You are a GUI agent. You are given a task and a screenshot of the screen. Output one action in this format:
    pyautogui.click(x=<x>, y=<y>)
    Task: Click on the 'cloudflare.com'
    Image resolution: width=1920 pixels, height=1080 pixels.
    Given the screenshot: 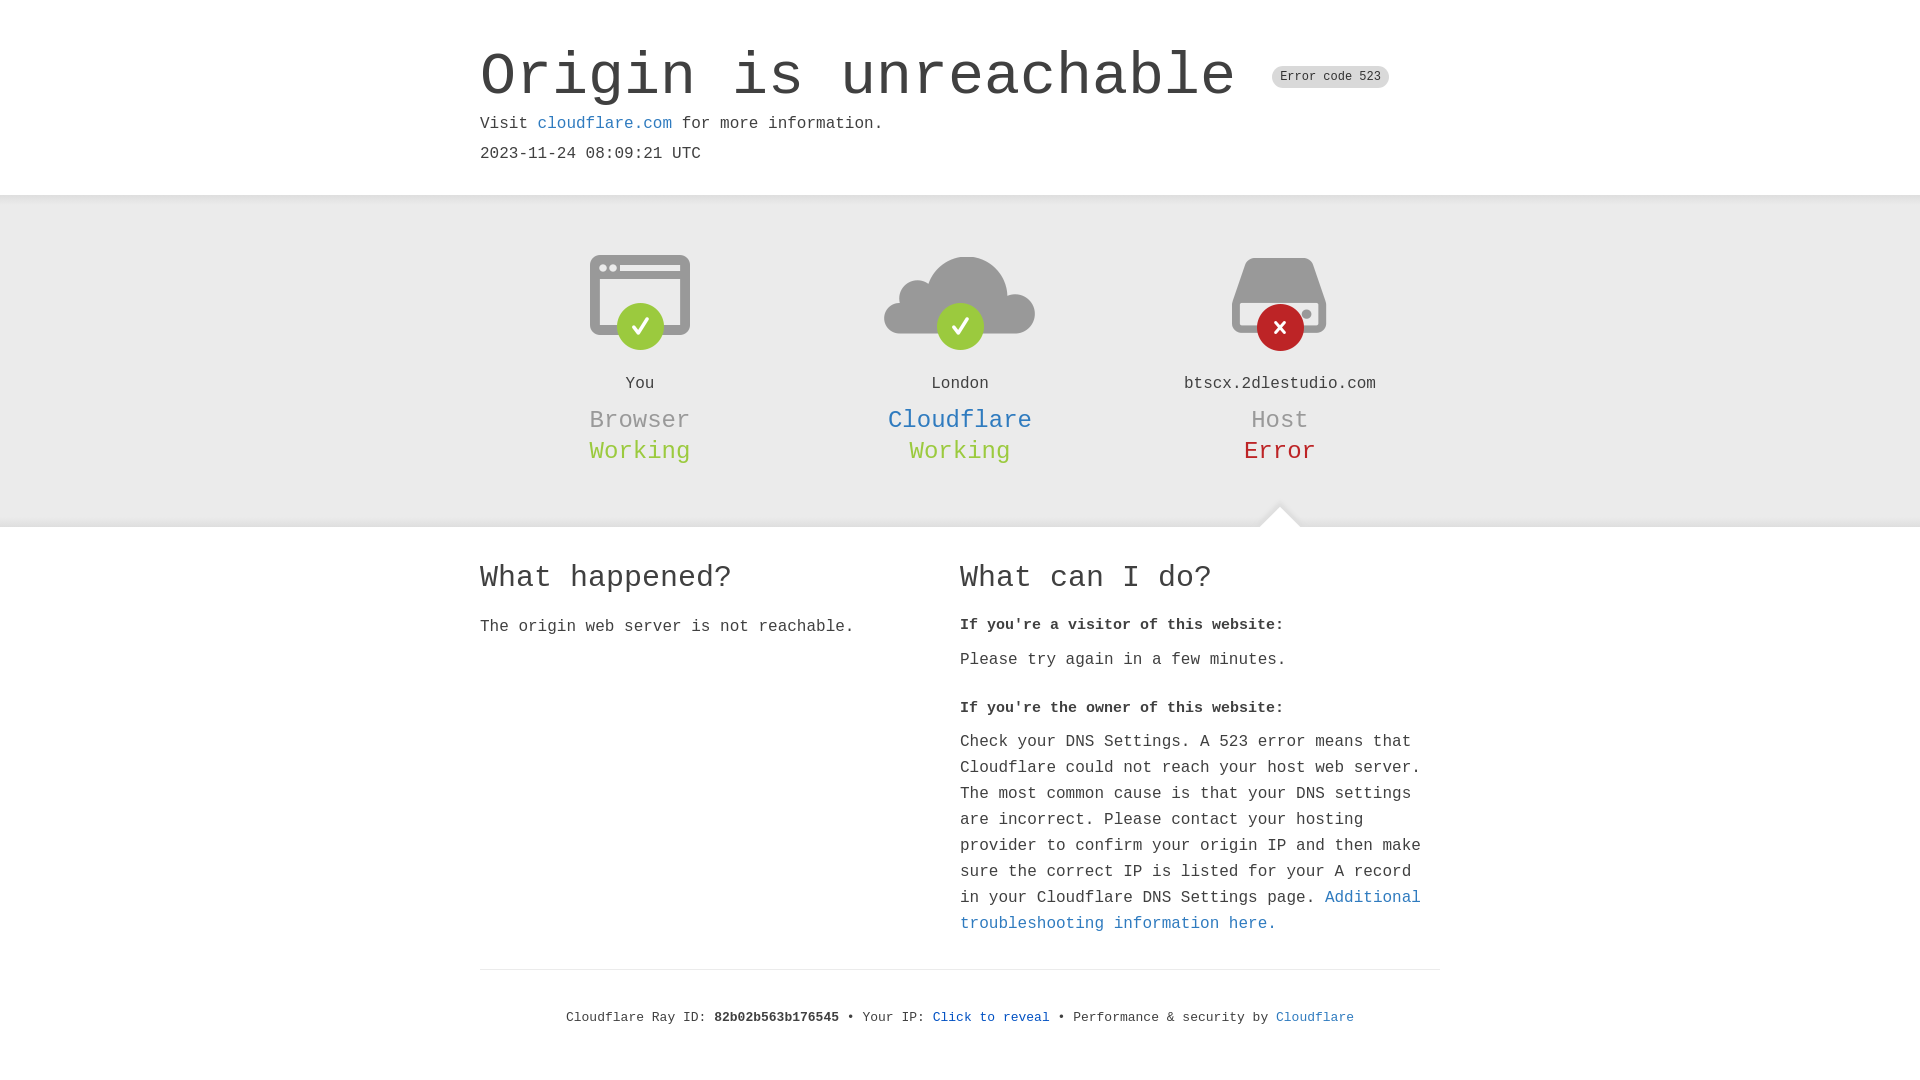 What is the action you would take?
    pyautogui.click(x=537, y=123)
    